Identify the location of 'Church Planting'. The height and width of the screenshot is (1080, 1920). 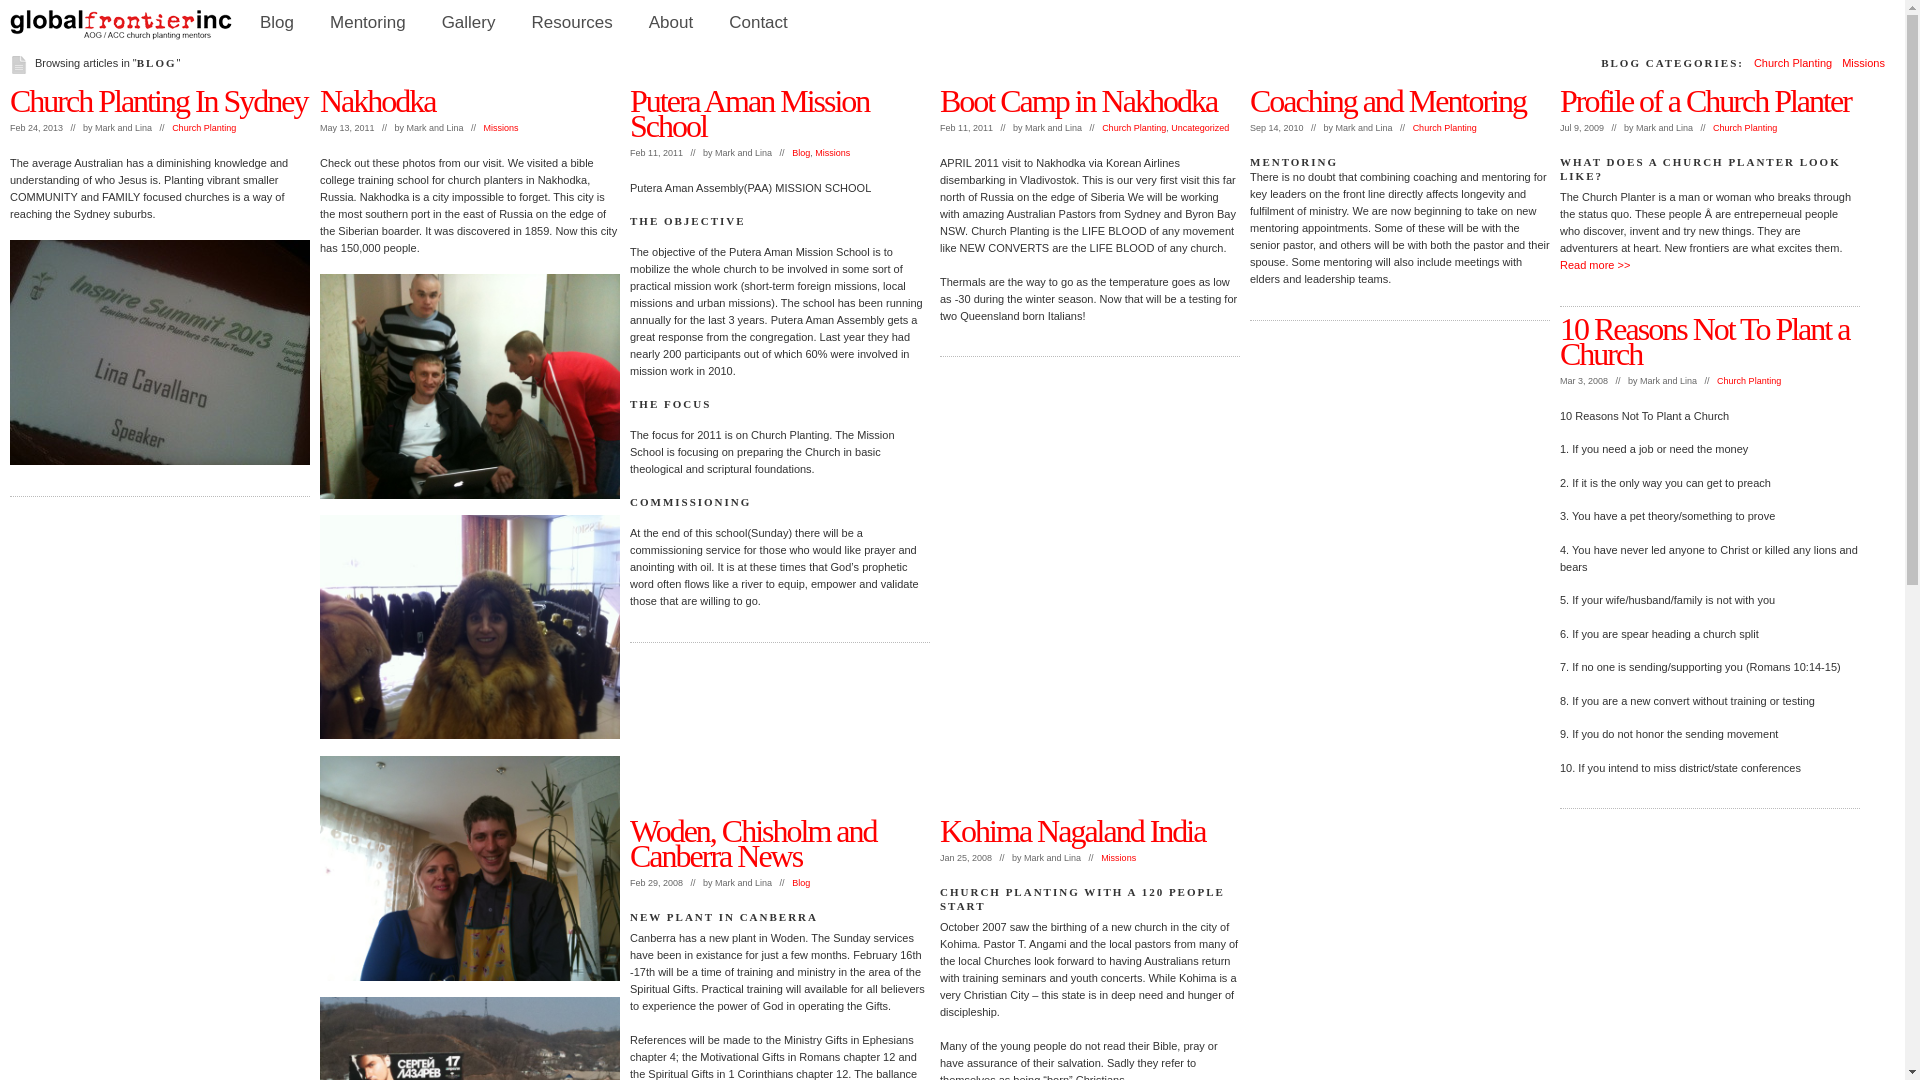
(1744, 127).